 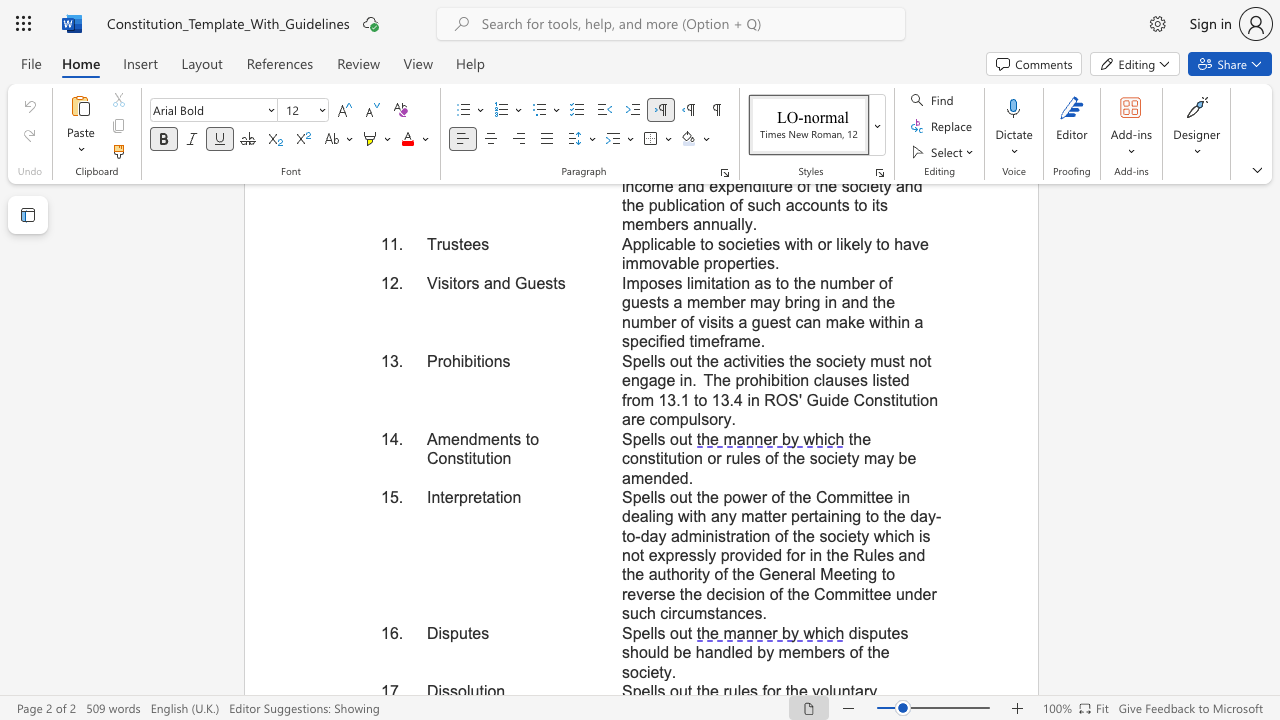 What do you see at coordinates (826, 458) in the screenshot?
I see `the subset text "ciety may b" within the text "the constitution or rules of the society may be amended."` at bounding box center [826, 458].